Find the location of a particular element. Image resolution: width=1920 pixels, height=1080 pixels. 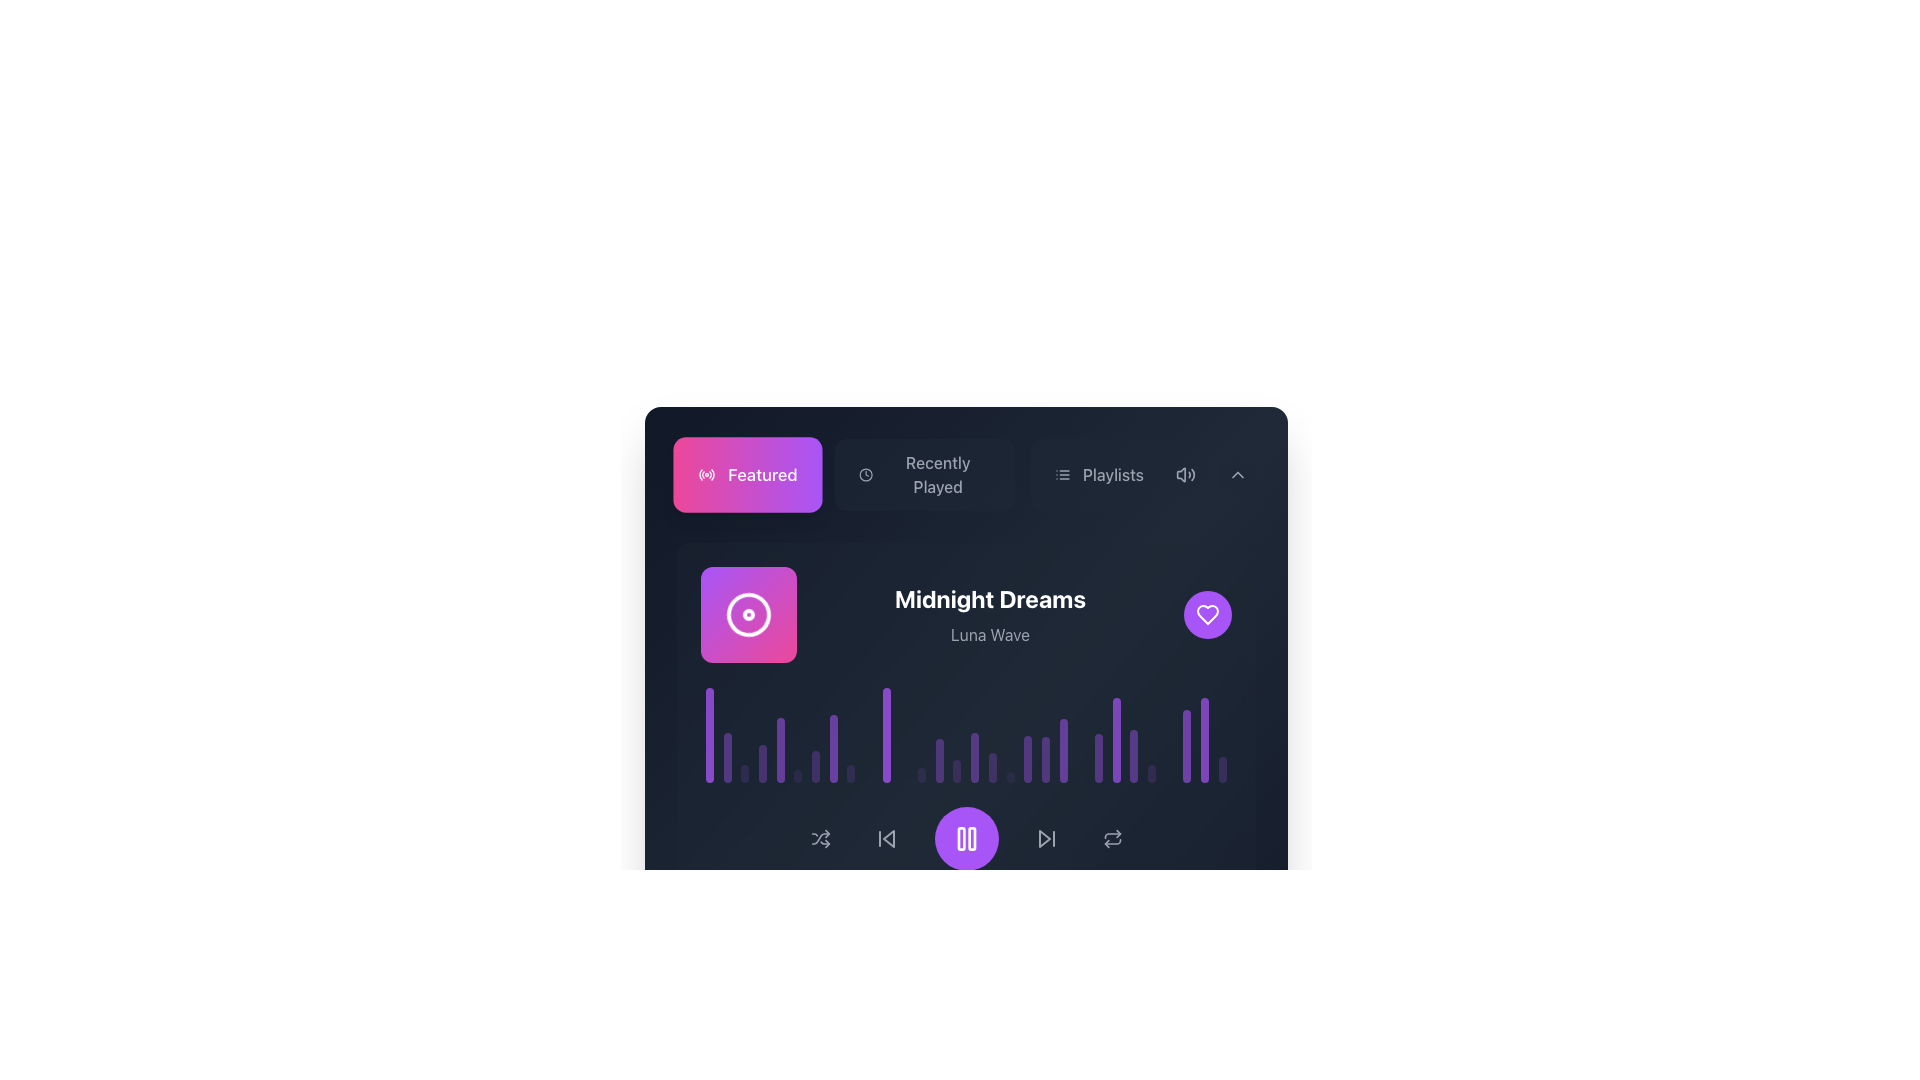

the 18th vertical graphical bar in the music equalizer display, which serves as a decorative visual component is located at coordinates (1010, 776).